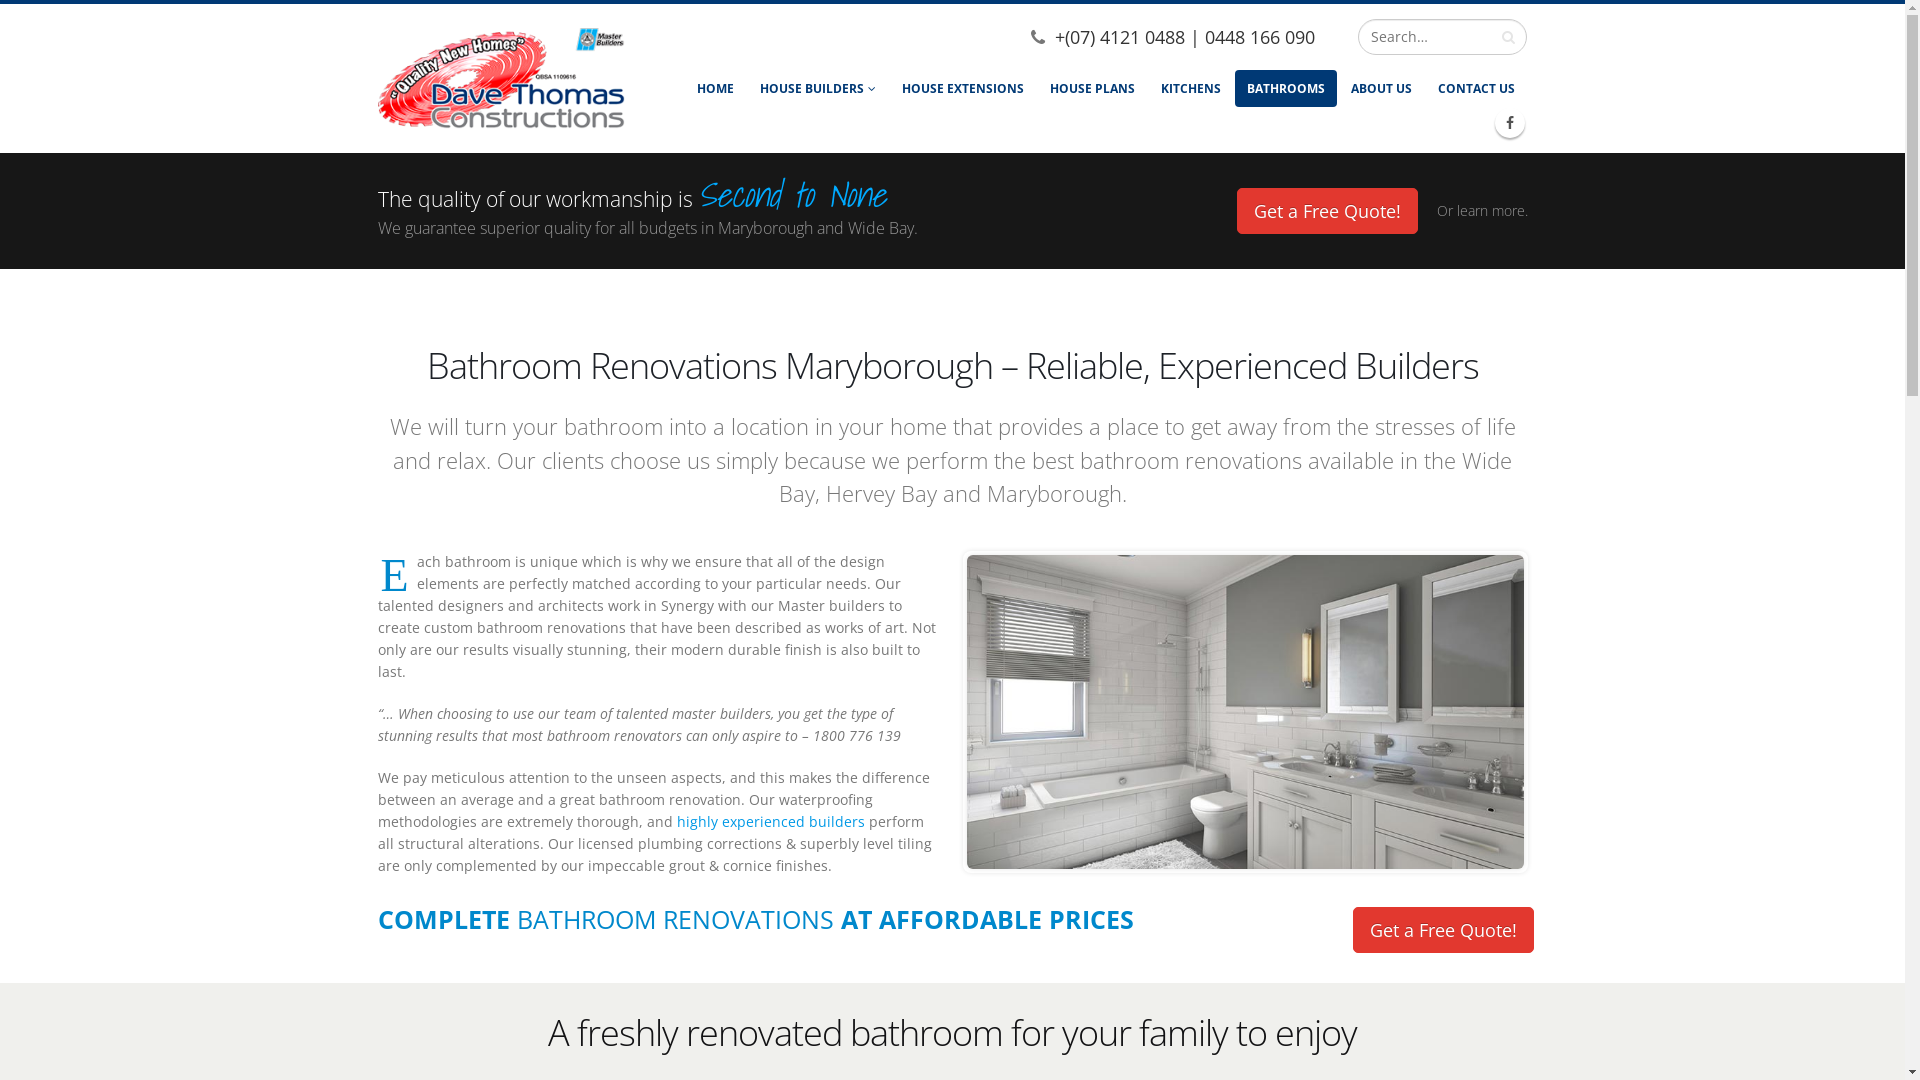 The image size is (1920, 1080). What do you see at coordinates (1476, 87) in the screenshot?
I see `'CONTACT US'` at bounding box center [1476, 87].